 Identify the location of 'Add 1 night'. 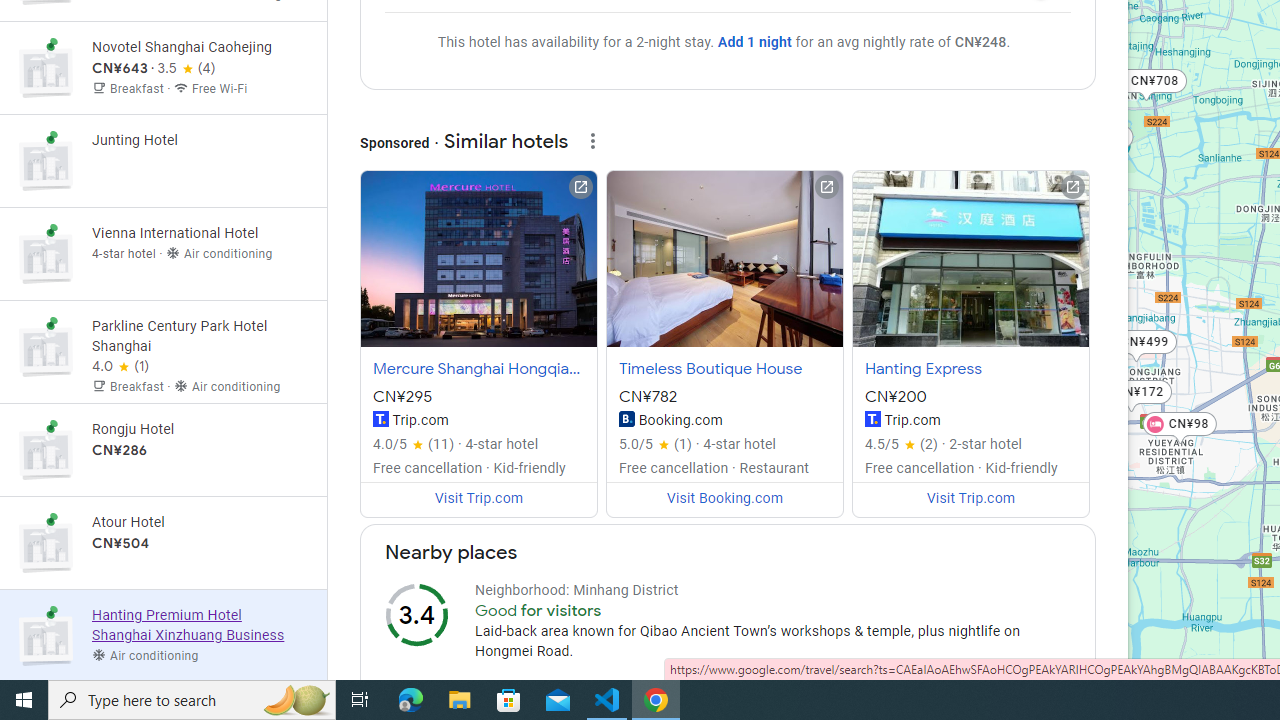
(753, 42).